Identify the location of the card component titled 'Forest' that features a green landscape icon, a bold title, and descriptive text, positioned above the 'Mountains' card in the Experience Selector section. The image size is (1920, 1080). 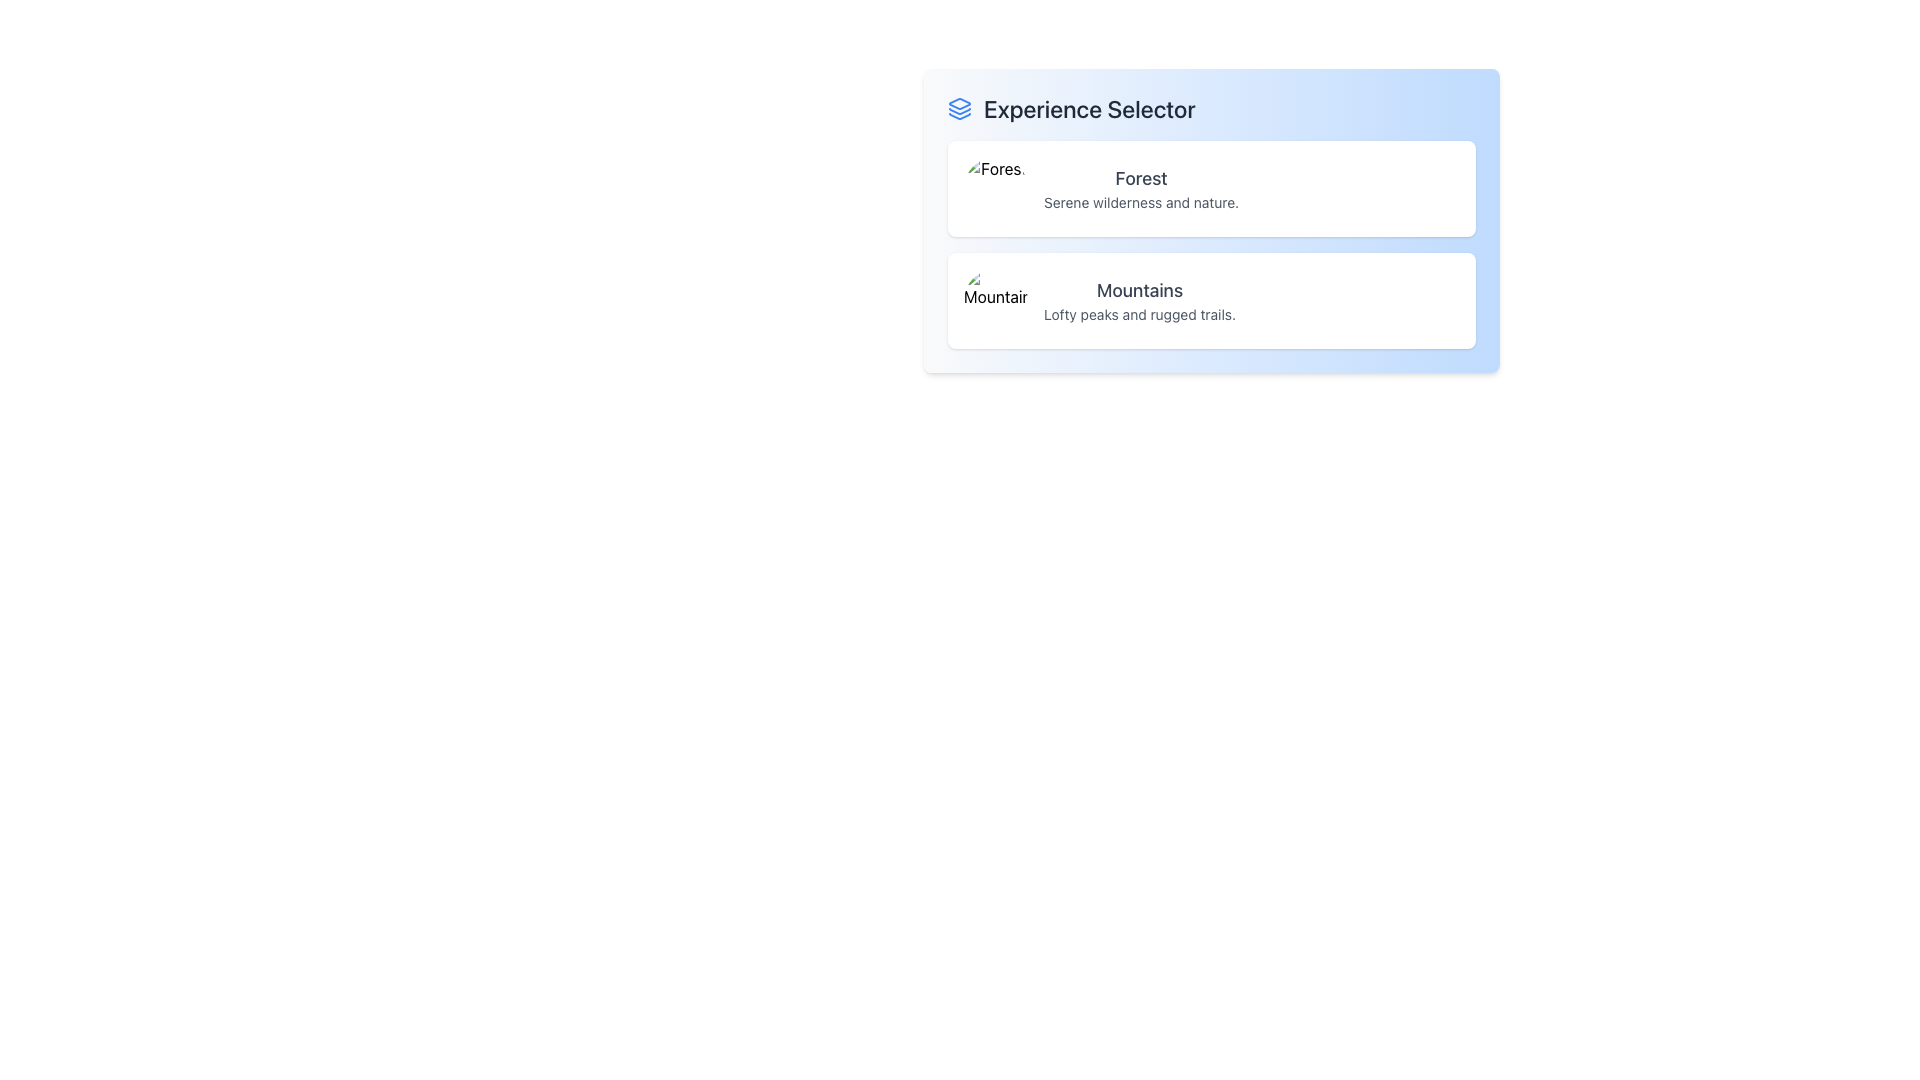
(1210, 189).